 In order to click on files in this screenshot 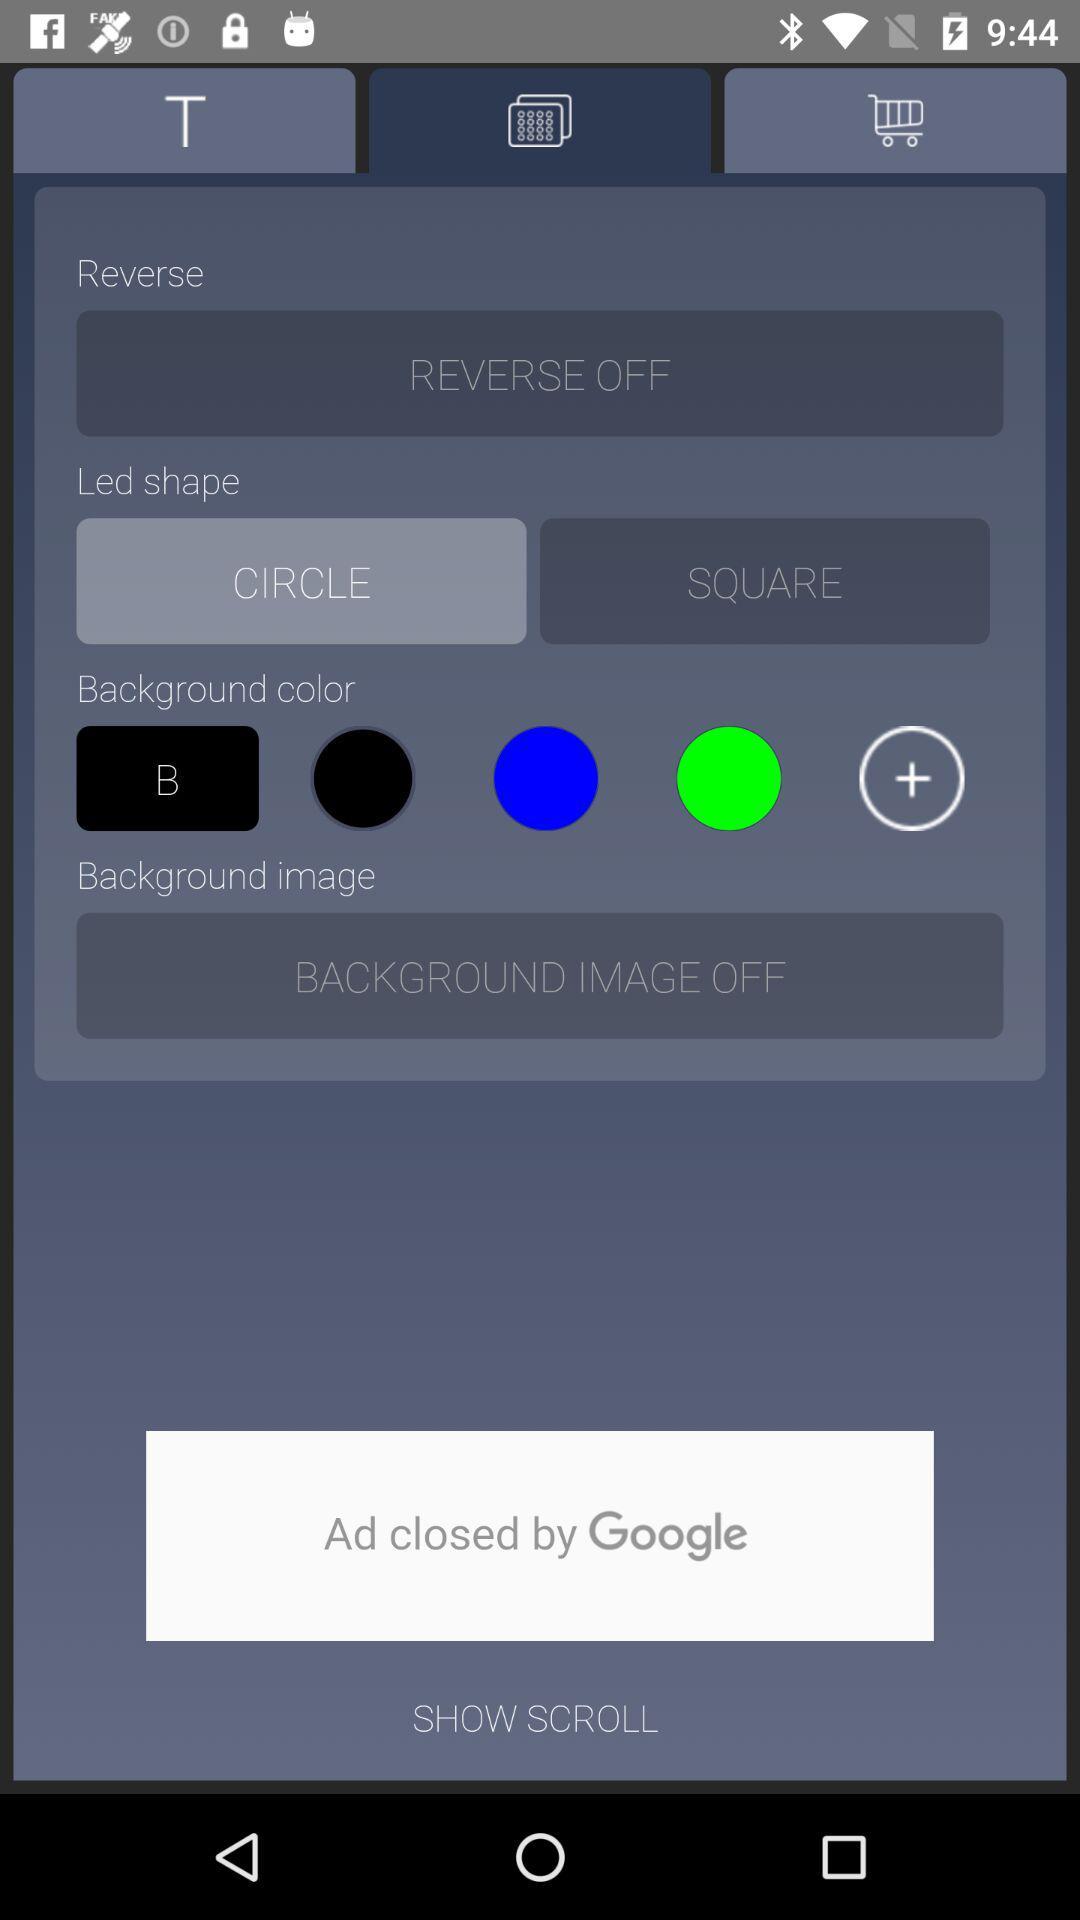, I will do `click(911, 777)`.